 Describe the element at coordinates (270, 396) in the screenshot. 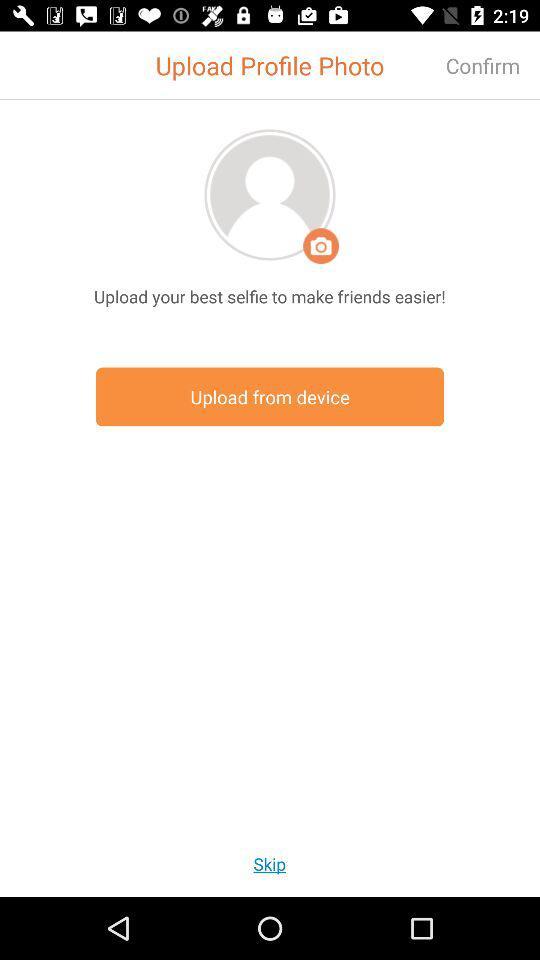

I see `the upload from device` at that location.